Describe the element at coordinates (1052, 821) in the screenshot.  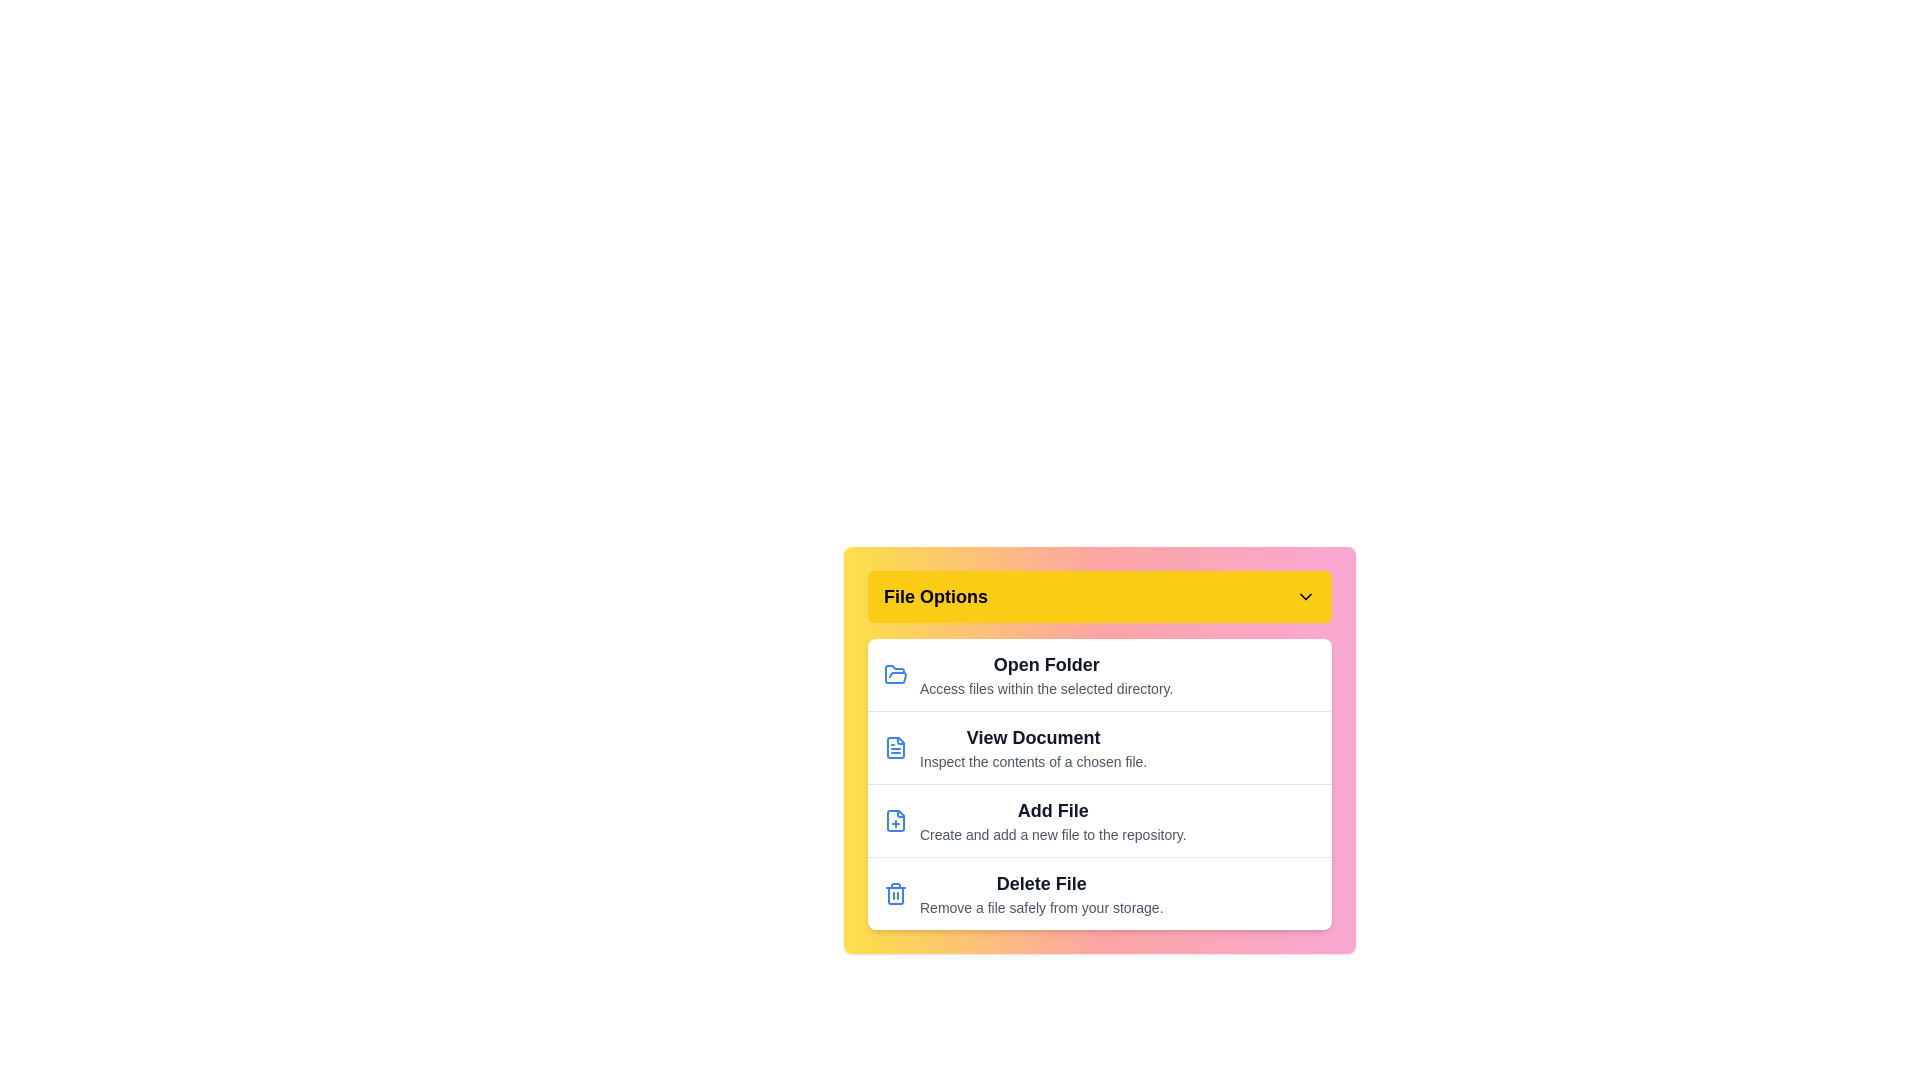
I see `the third menu item in the 'File Options' menu, which allows users to create and add a new file to the repository` at that location.